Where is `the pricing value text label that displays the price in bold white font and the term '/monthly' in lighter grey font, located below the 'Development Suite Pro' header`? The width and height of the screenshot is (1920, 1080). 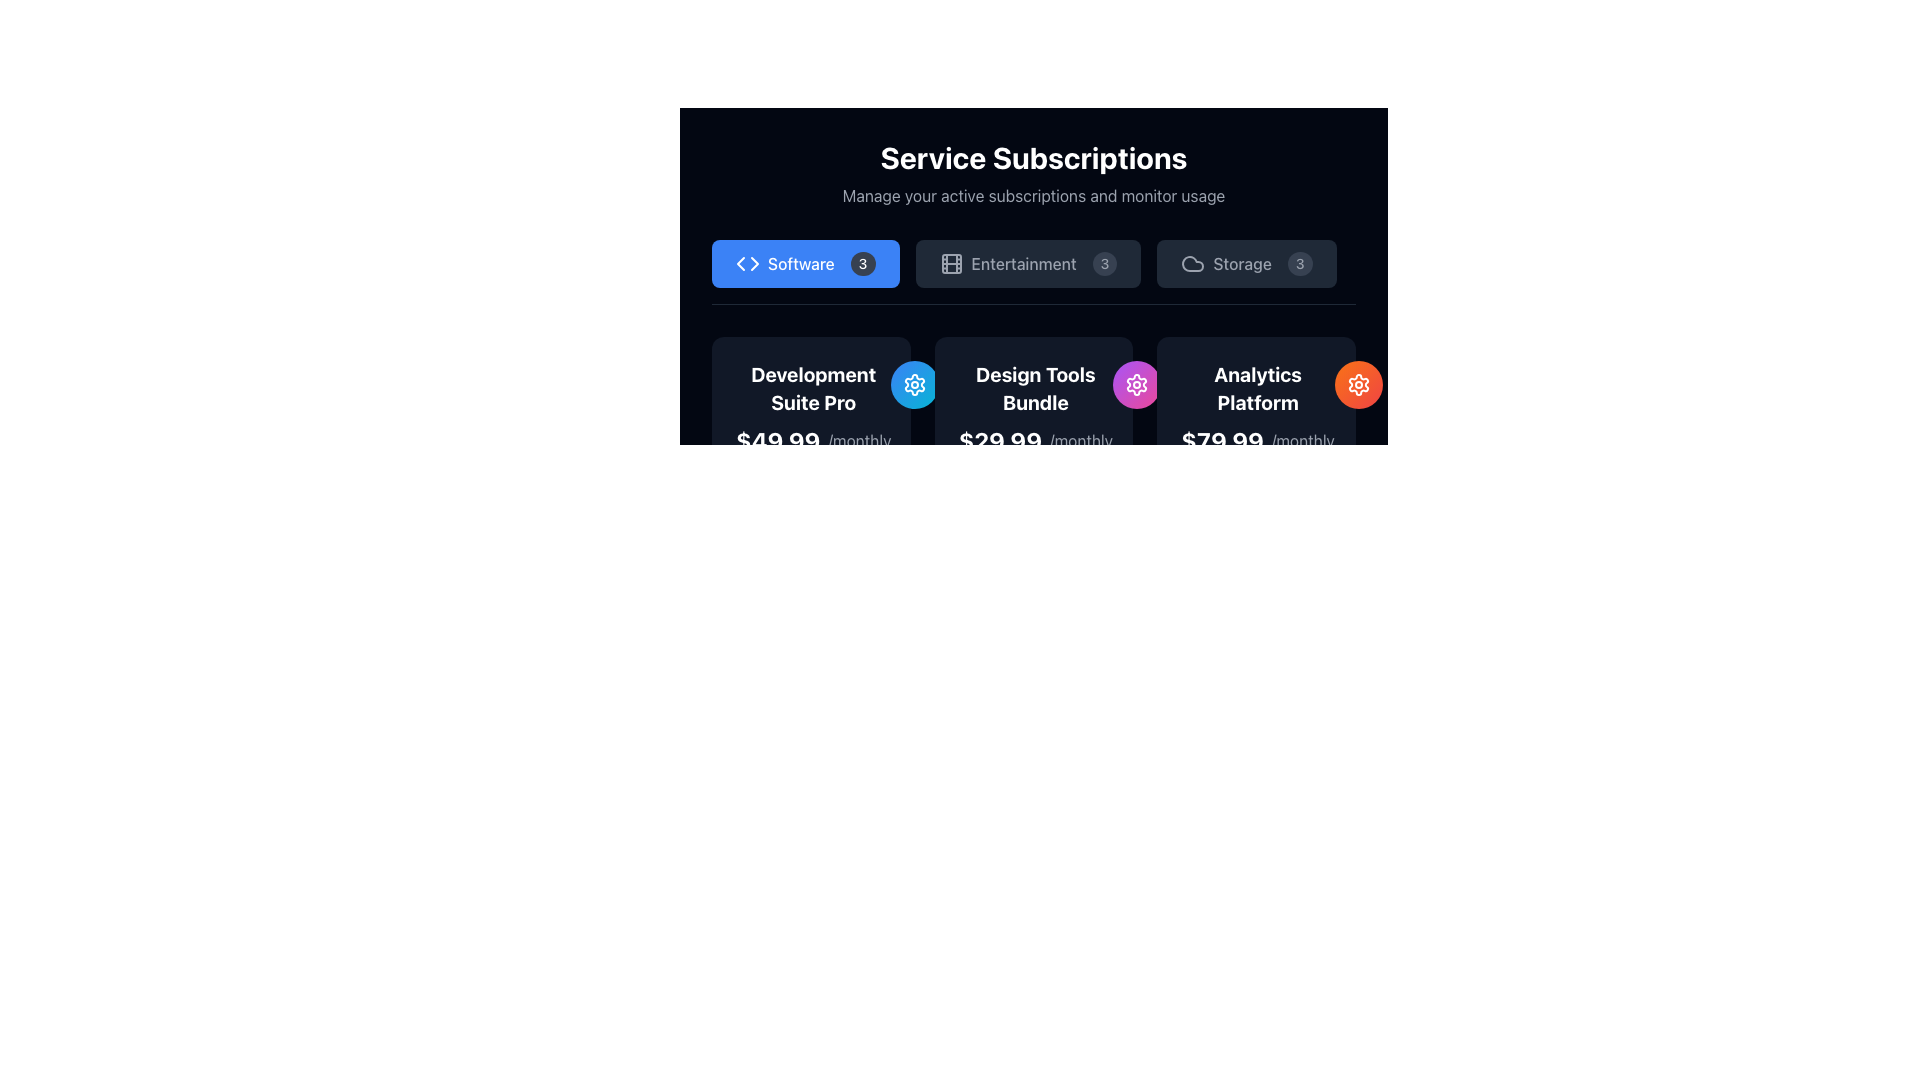
the pricing value text label that displays the price in bold white font and the term '/monthly' in lighter grey font, located below the 'Development Suite Pro' header is located at coordinates (813, 439).